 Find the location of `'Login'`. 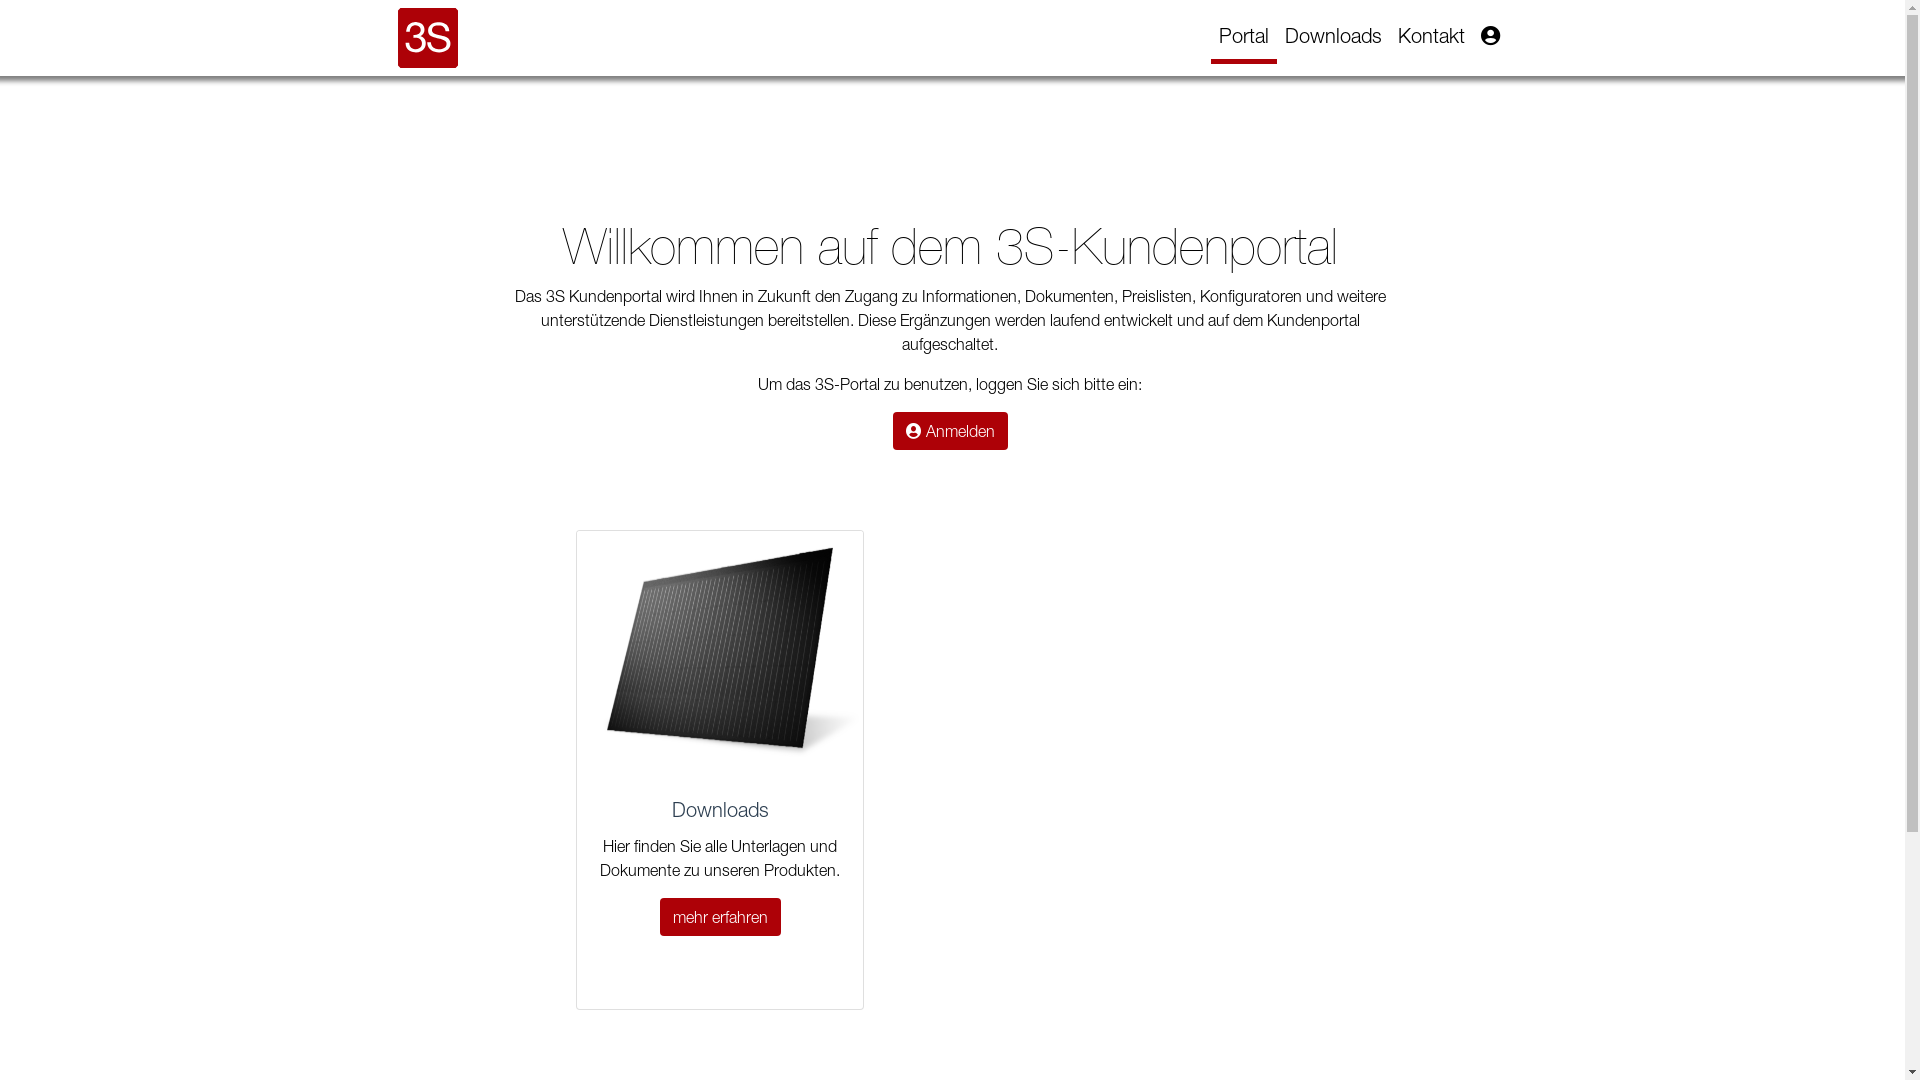

'Login' is located at coordinates (1489, 34).